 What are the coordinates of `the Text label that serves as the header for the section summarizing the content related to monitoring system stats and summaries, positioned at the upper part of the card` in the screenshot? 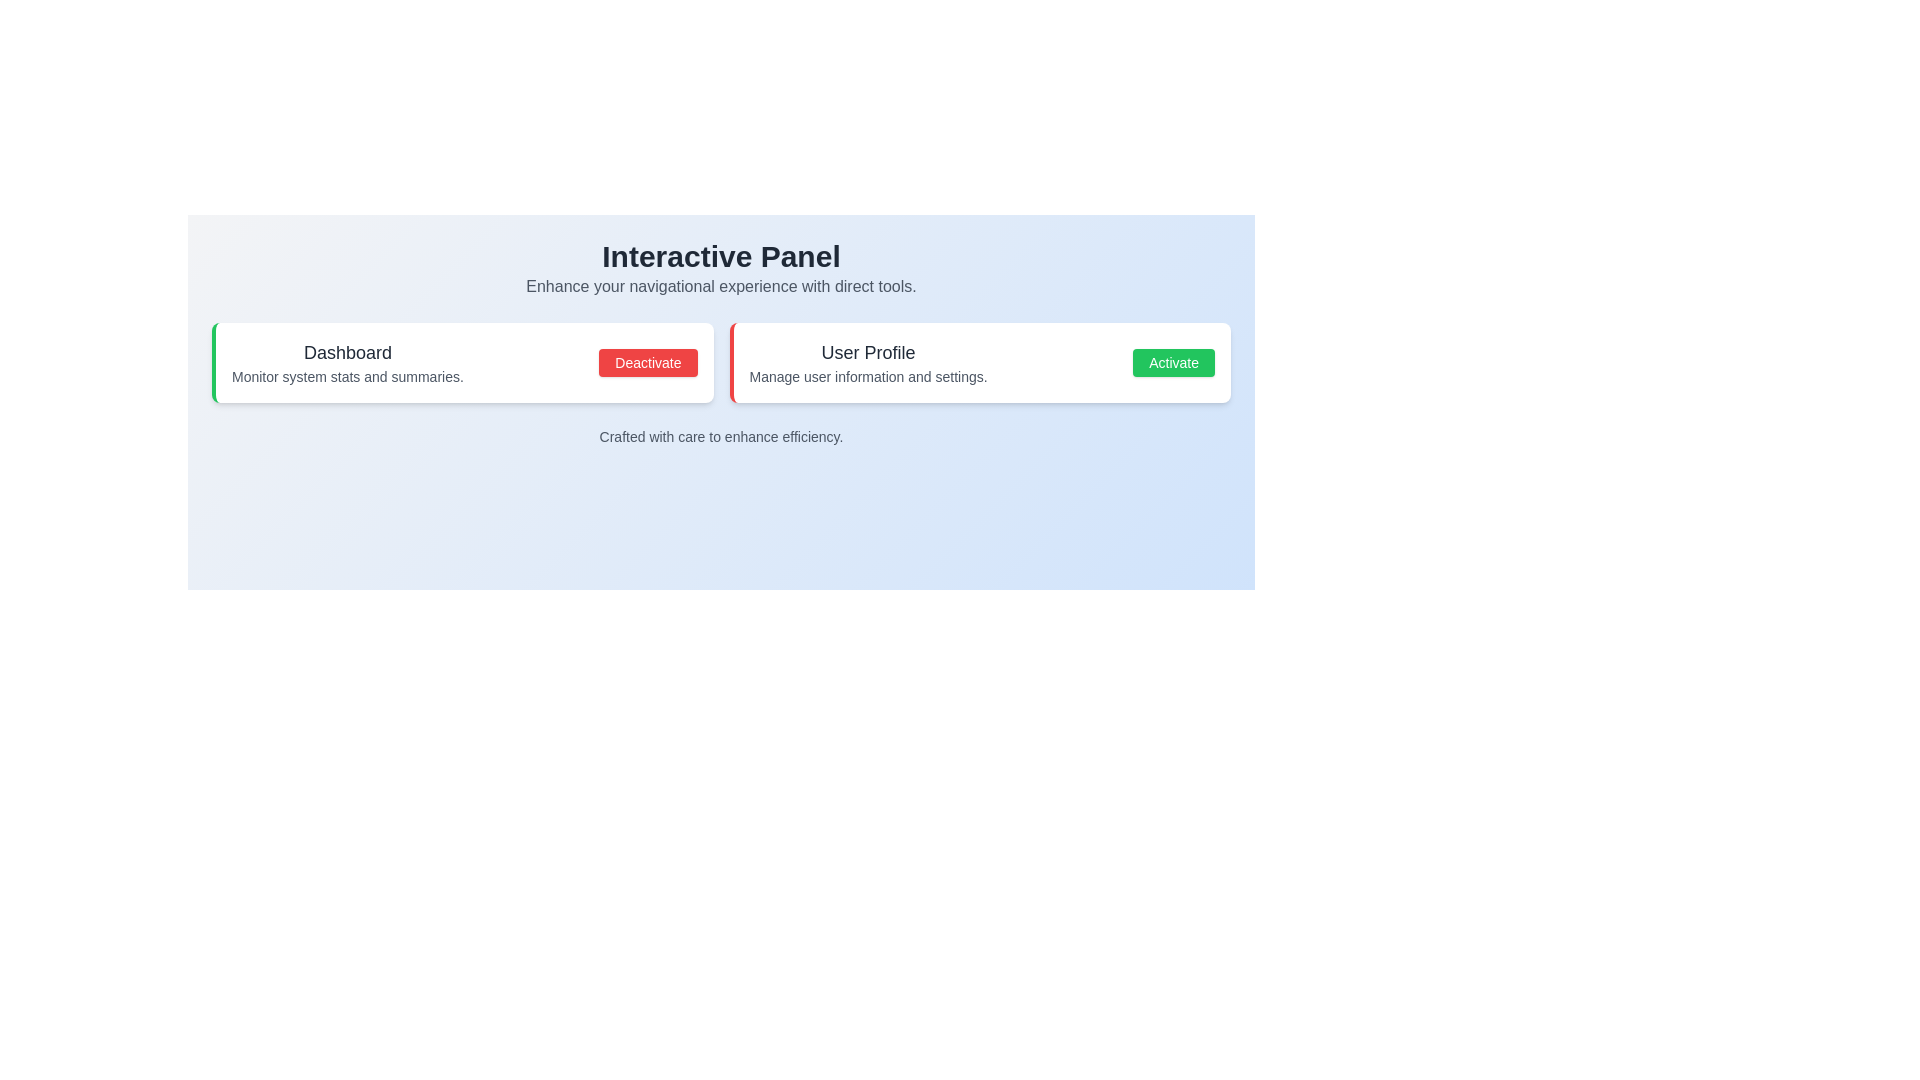 It's located at (347, 352).